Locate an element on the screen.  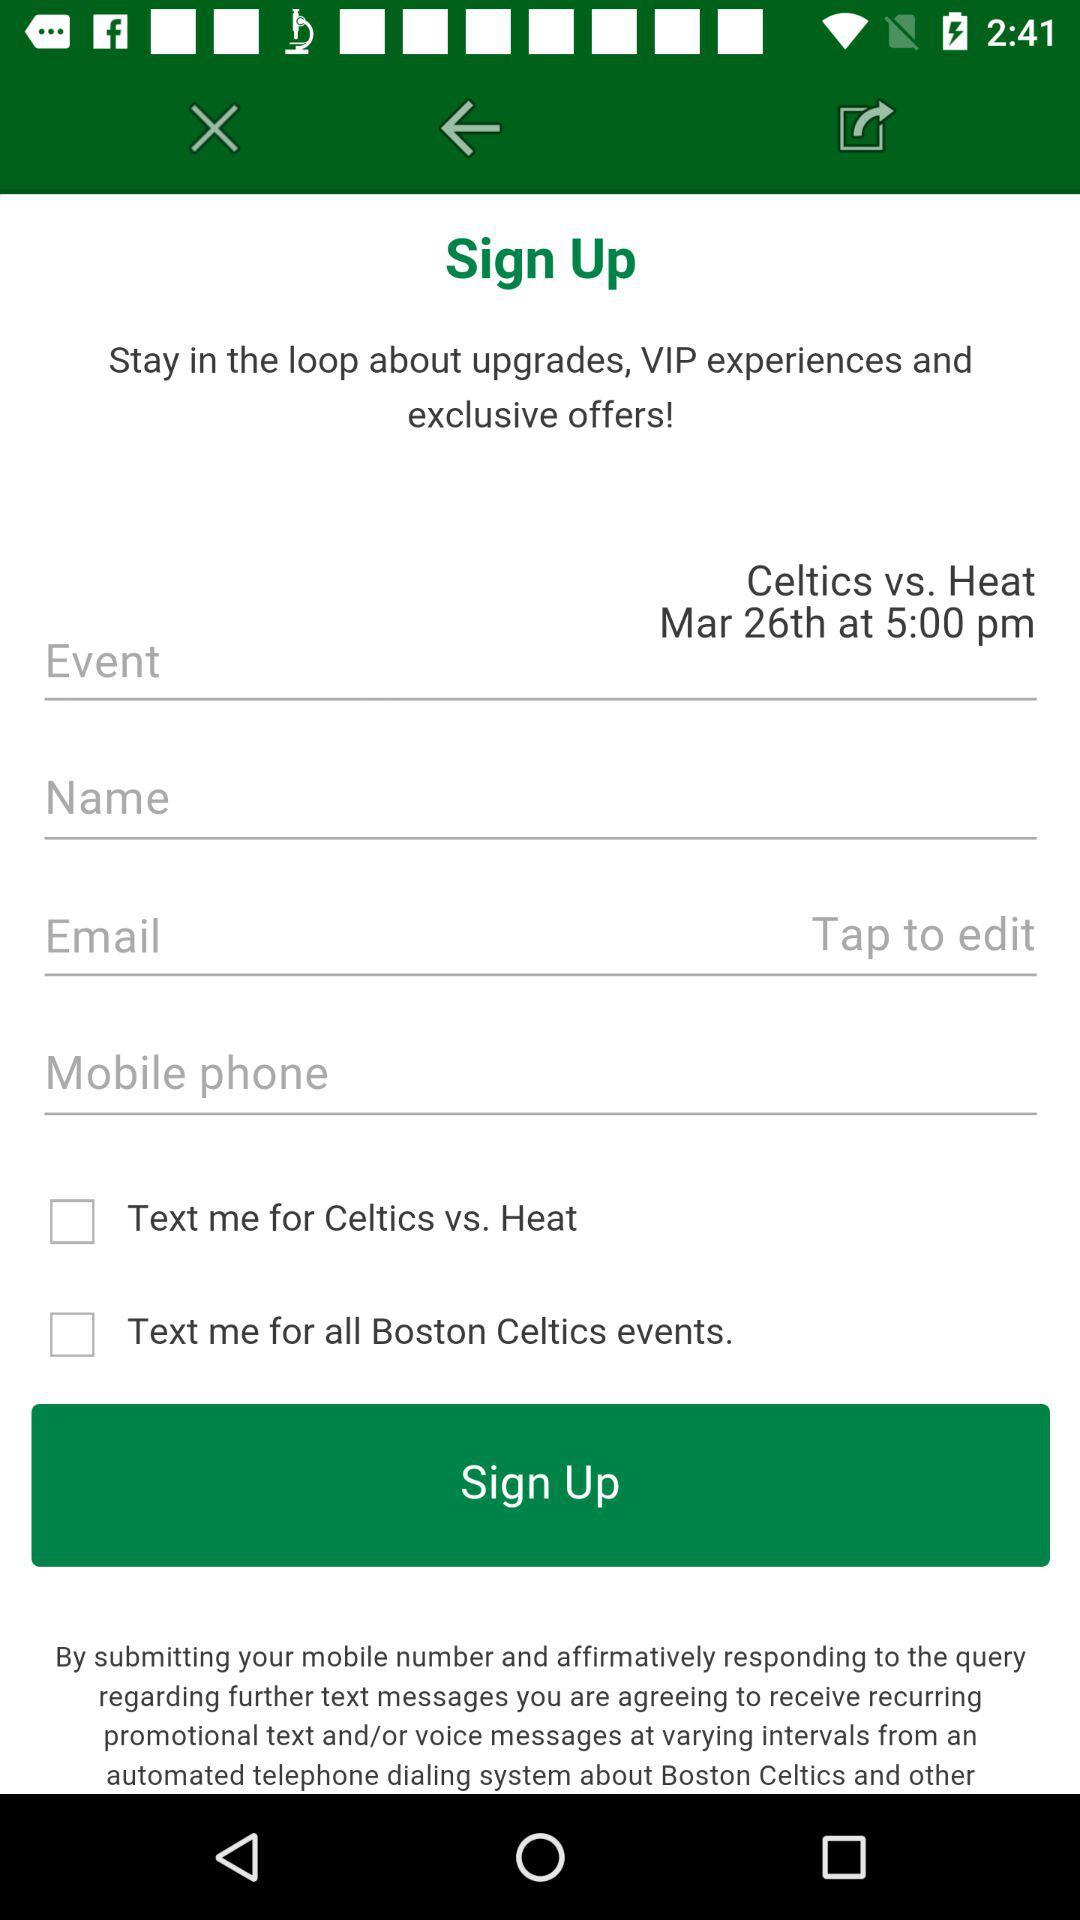
go back is located at coordinates (470, 127).